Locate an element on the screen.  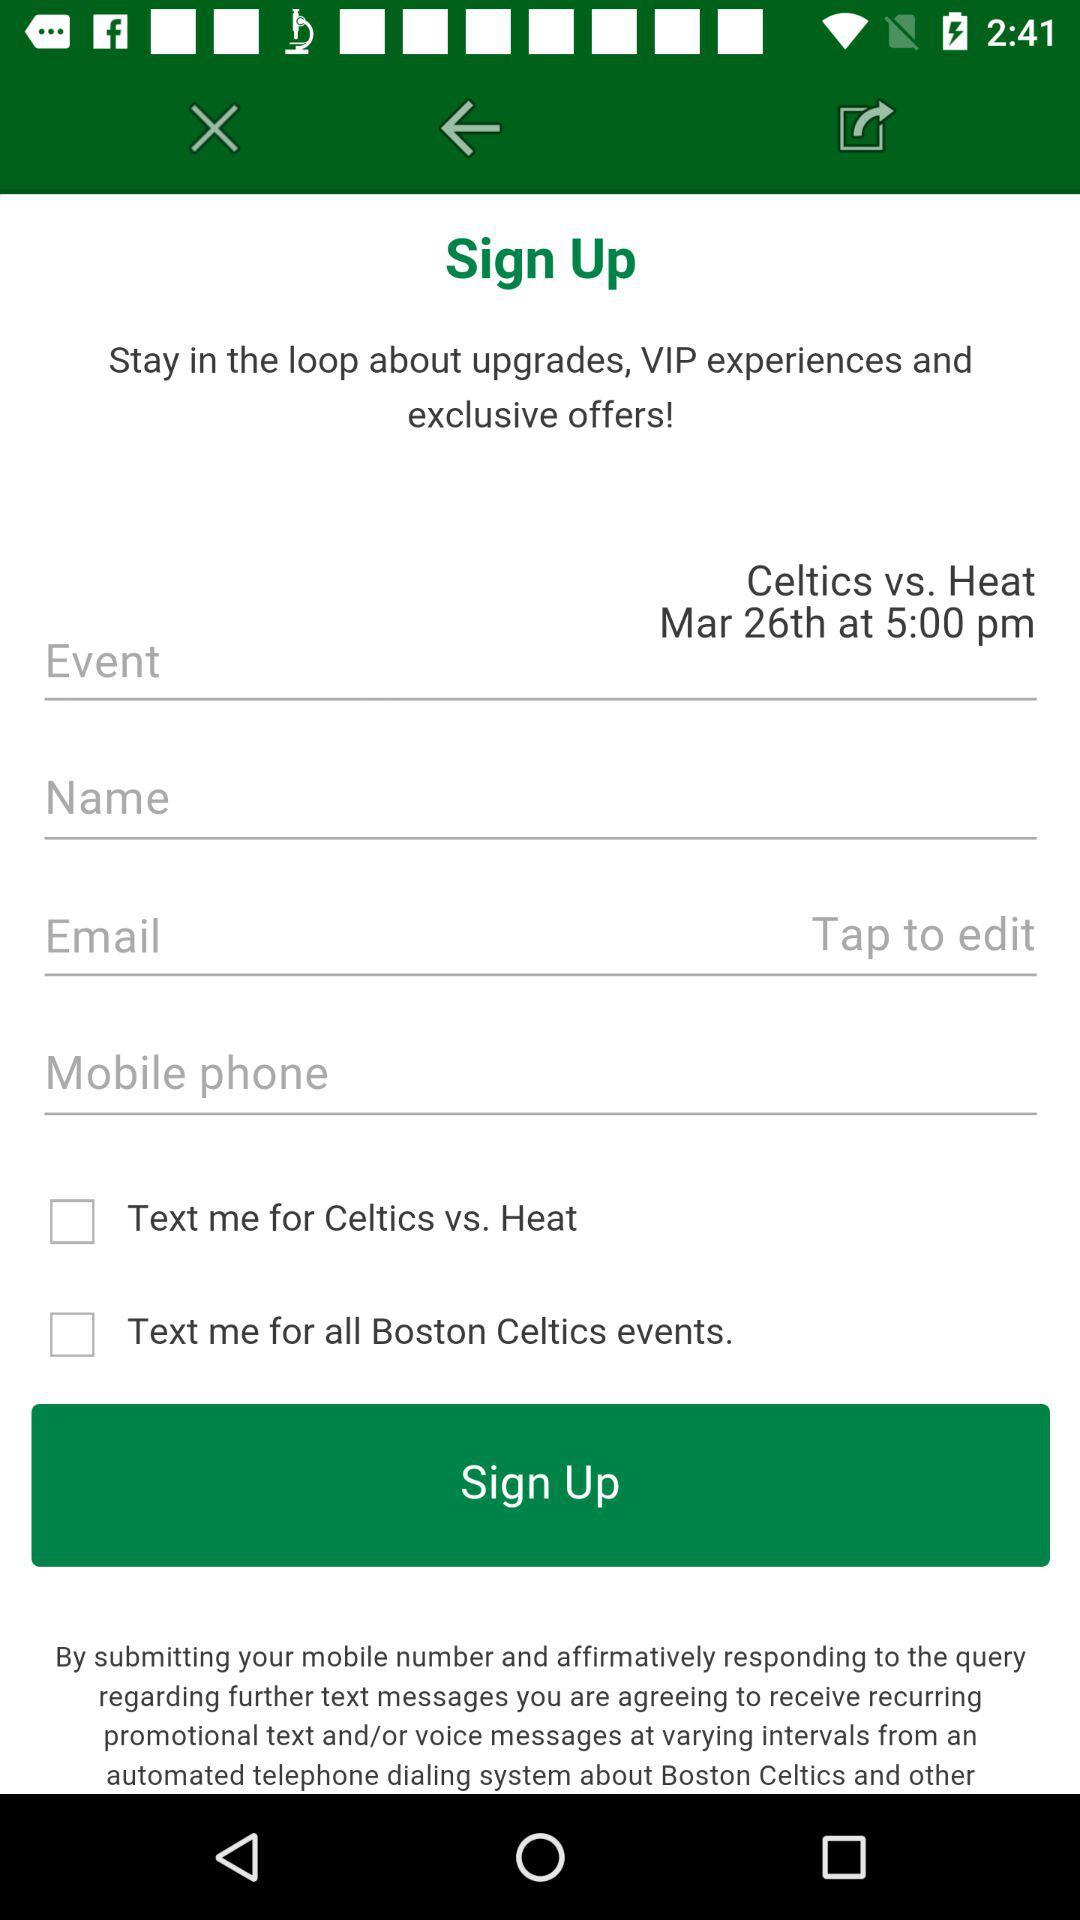
go back is located at coordinates (470, 127).